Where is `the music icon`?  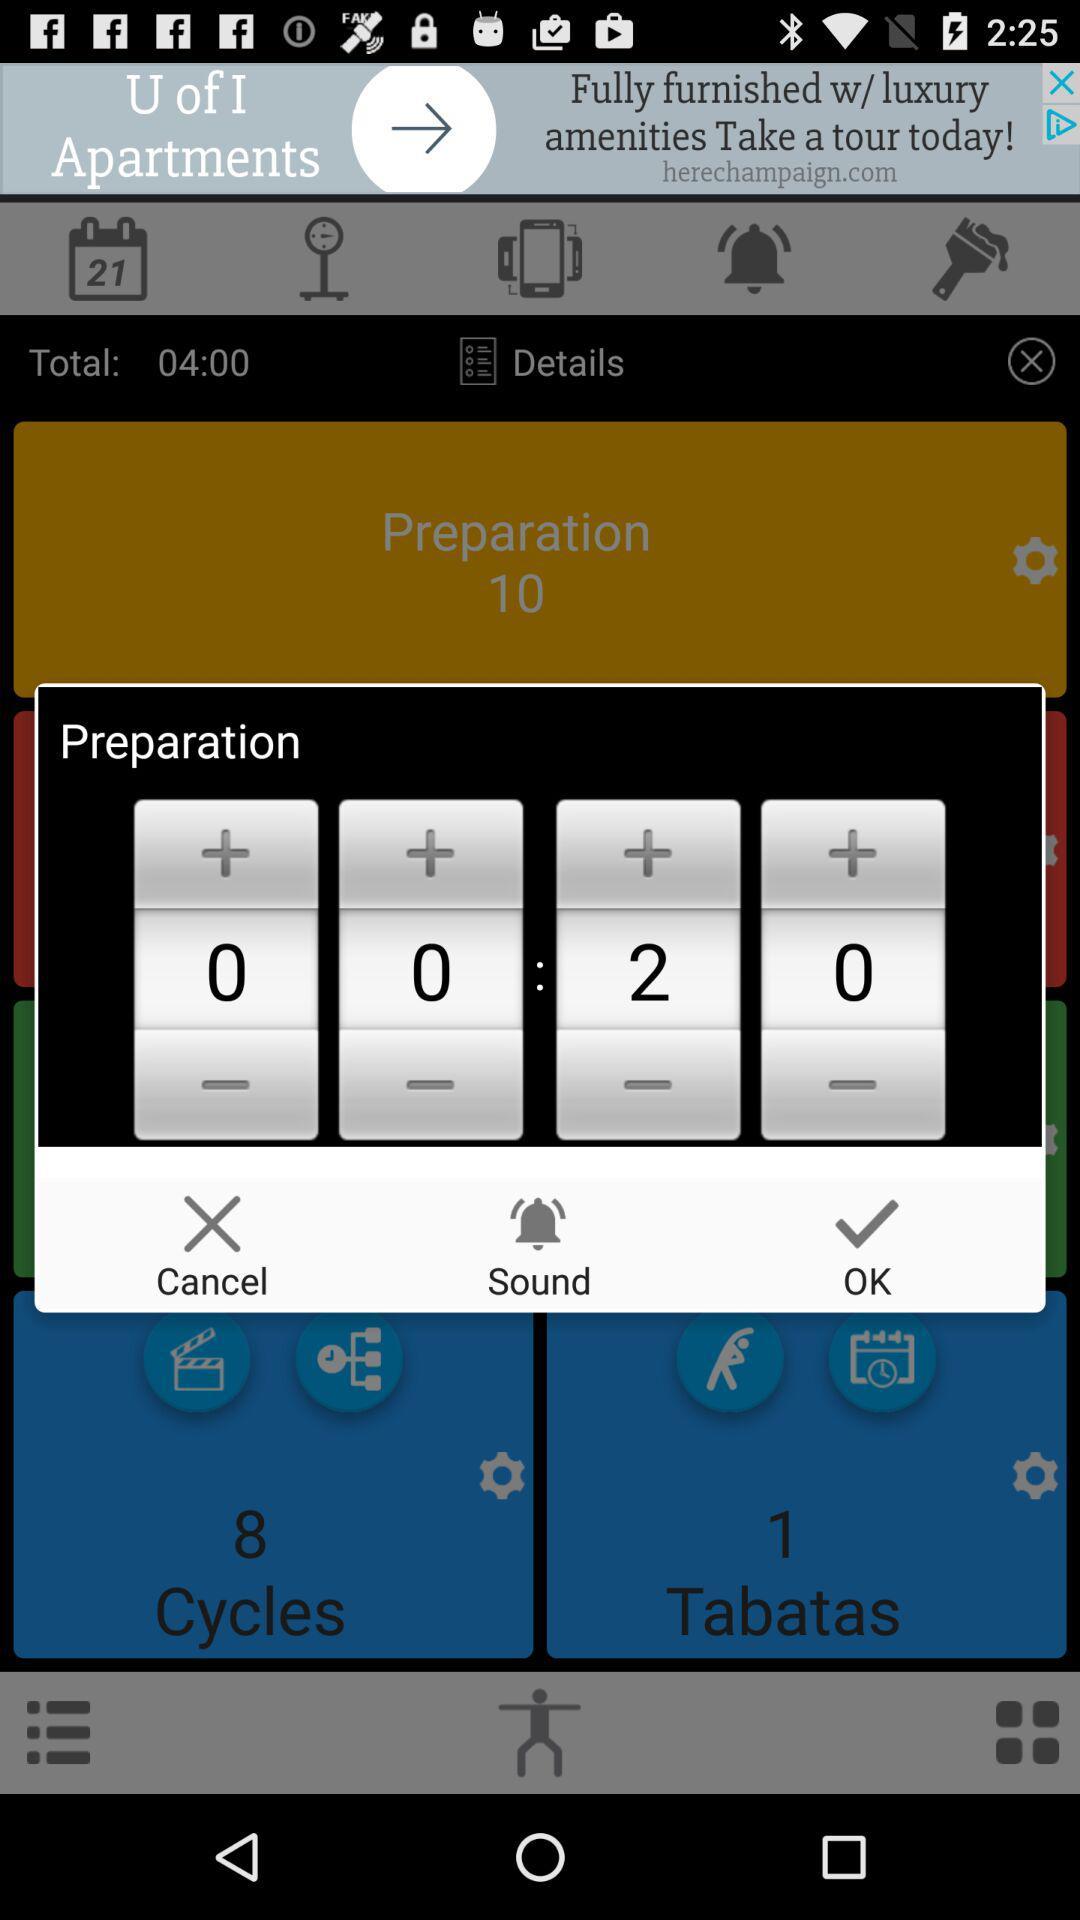
the music icon is located at coordinates (971, 275).